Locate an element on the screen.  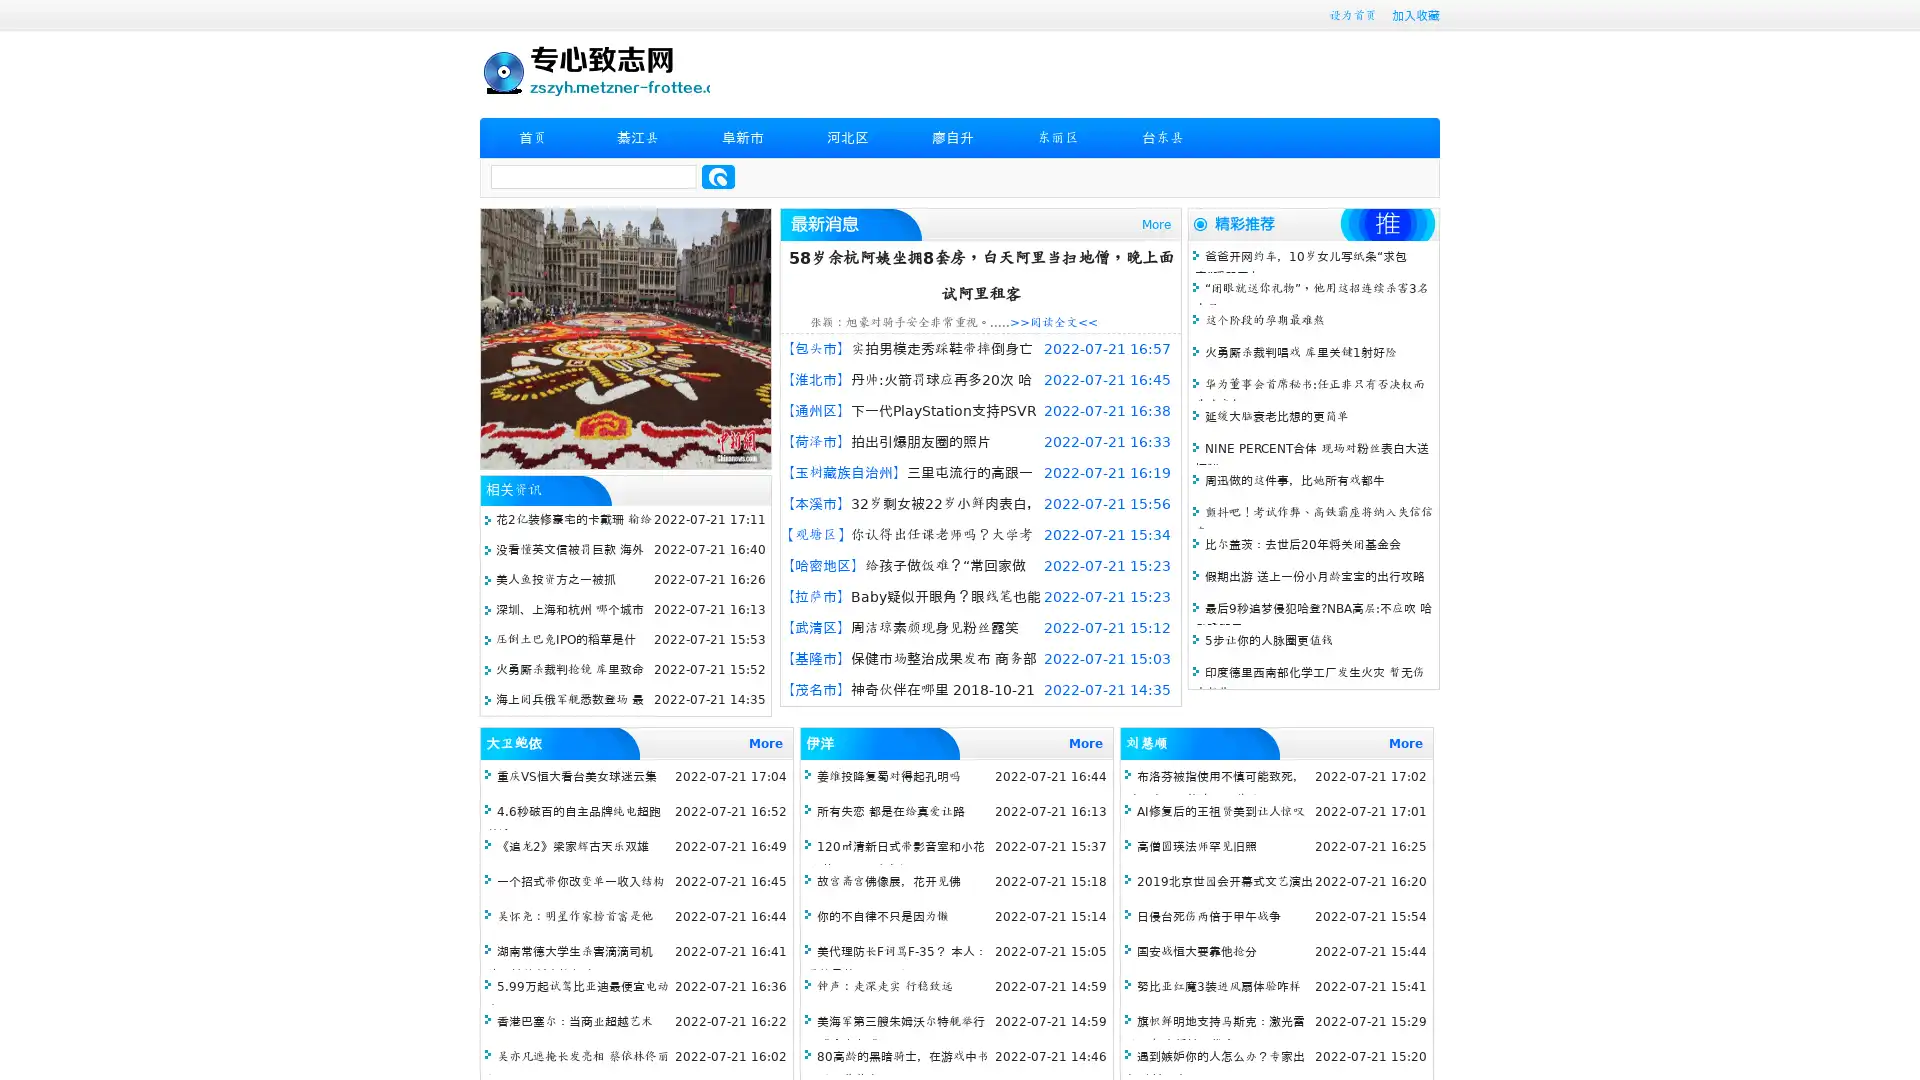
Search is located at coordinates (718, 176).